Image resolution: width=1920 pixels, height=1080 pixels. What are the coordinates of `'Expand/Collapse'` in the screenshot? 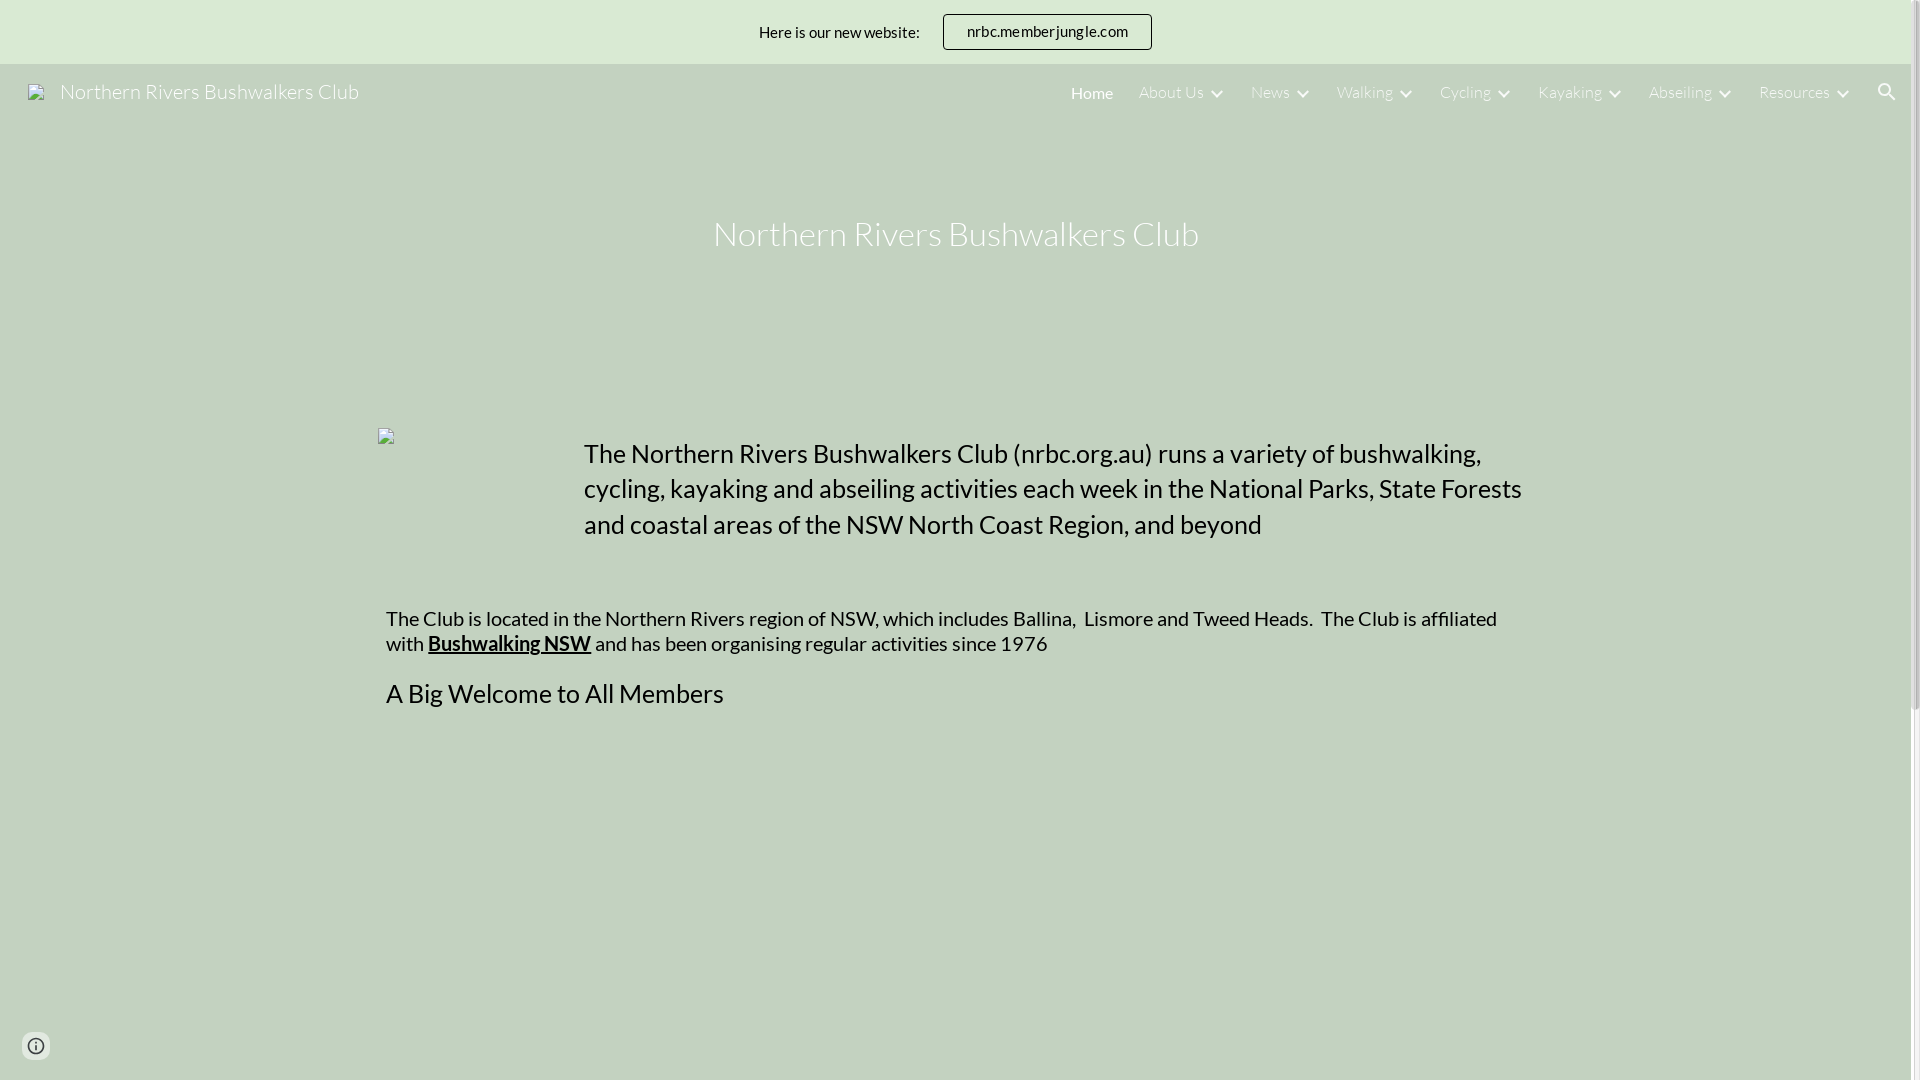 It's located at (1404, 92).